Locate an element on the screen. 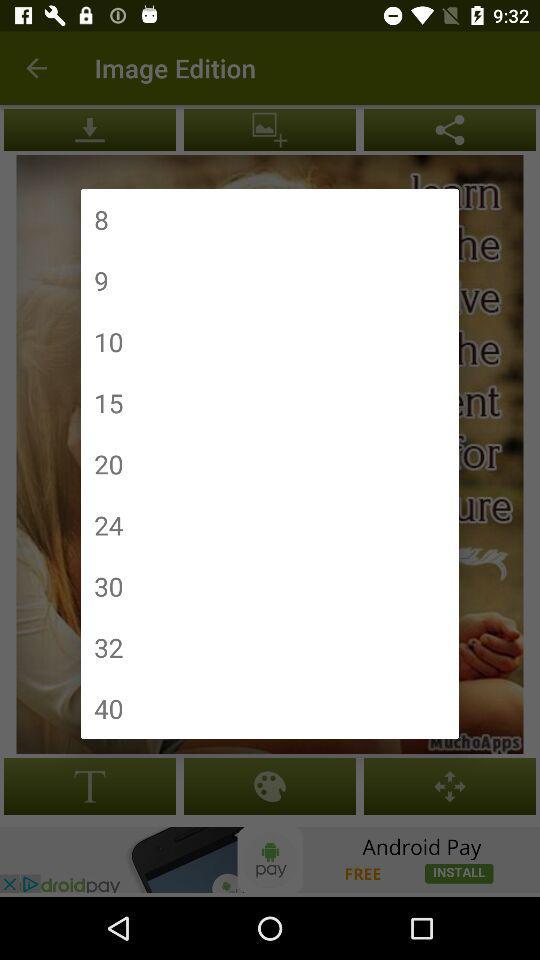  icon above the 30 icon is located at coordinates (108, 524).